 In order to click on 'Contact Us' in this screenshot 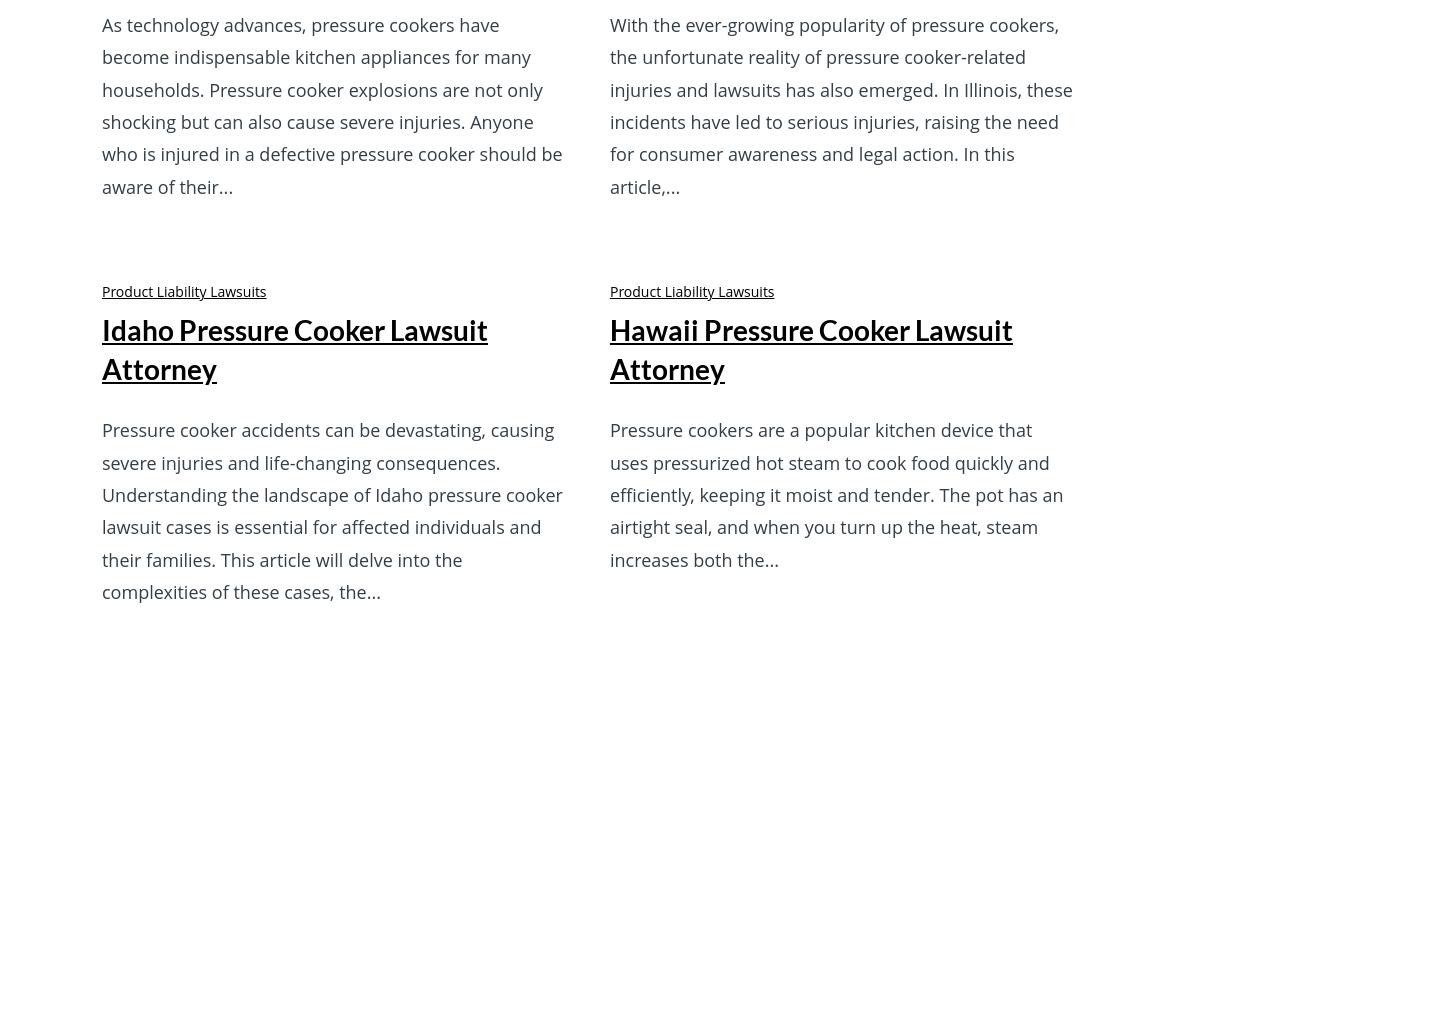, I will do `click(402, 725)`.